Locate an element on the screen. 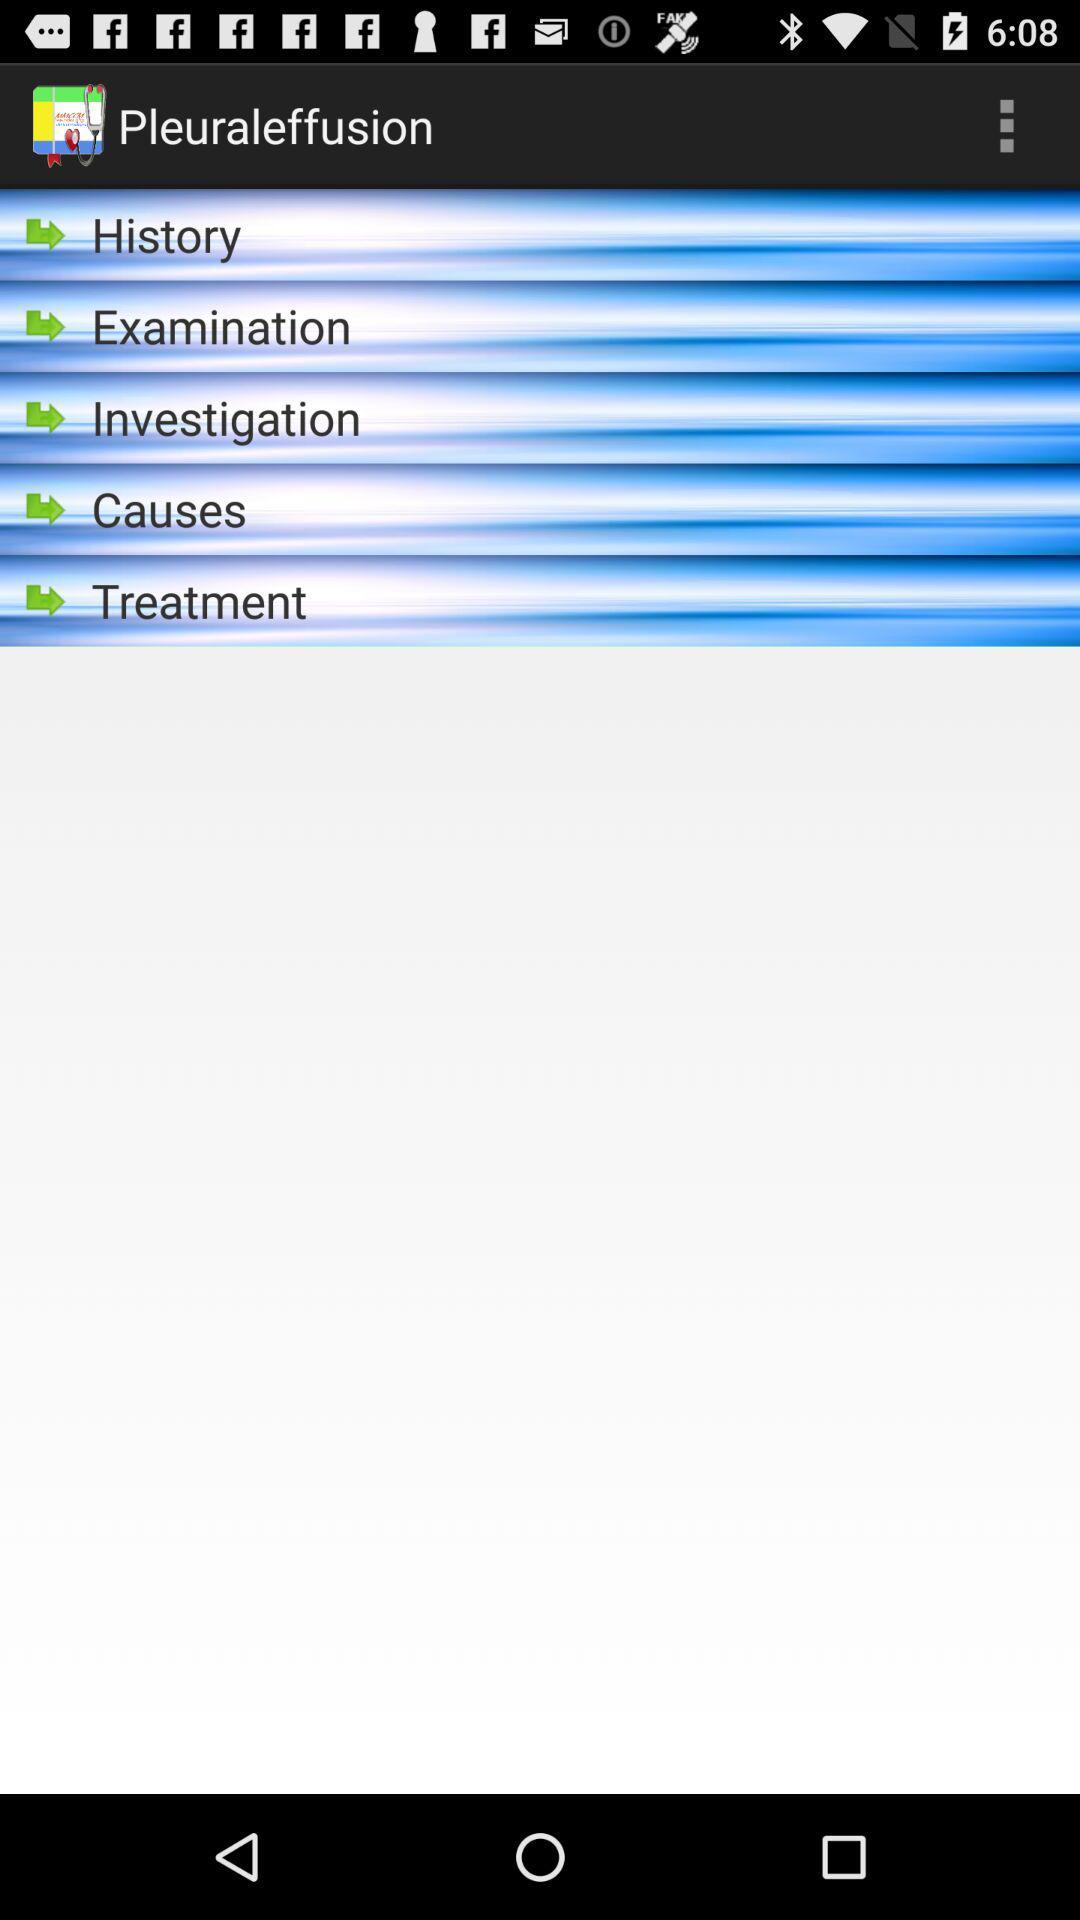  icon left to investigation is located at coordinates (46, 416).